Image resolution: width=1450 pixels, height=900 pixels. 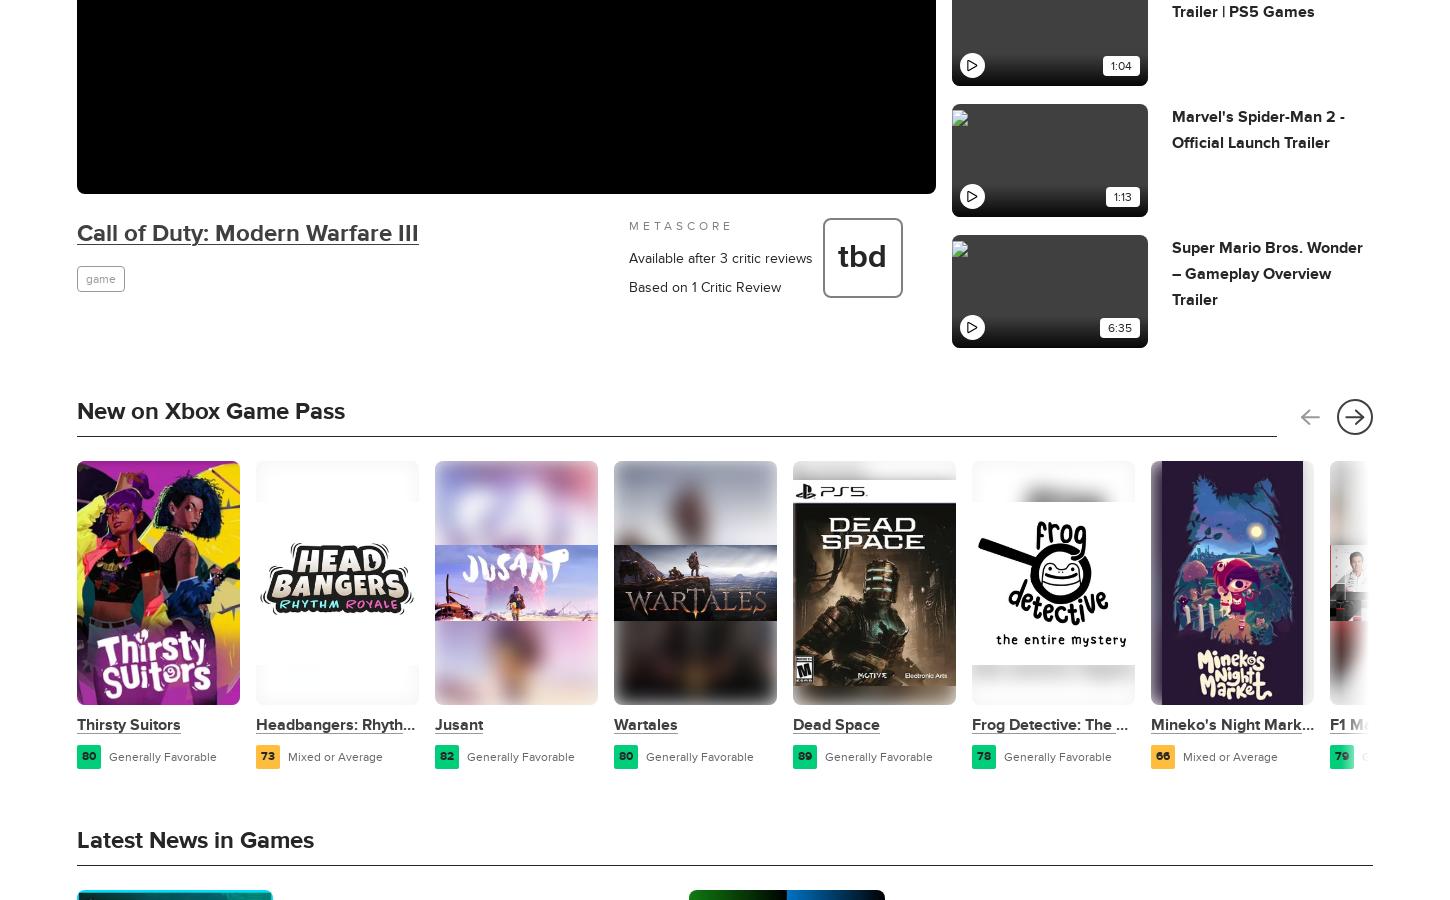 I want to click on '78', so click(x=983, y=755).